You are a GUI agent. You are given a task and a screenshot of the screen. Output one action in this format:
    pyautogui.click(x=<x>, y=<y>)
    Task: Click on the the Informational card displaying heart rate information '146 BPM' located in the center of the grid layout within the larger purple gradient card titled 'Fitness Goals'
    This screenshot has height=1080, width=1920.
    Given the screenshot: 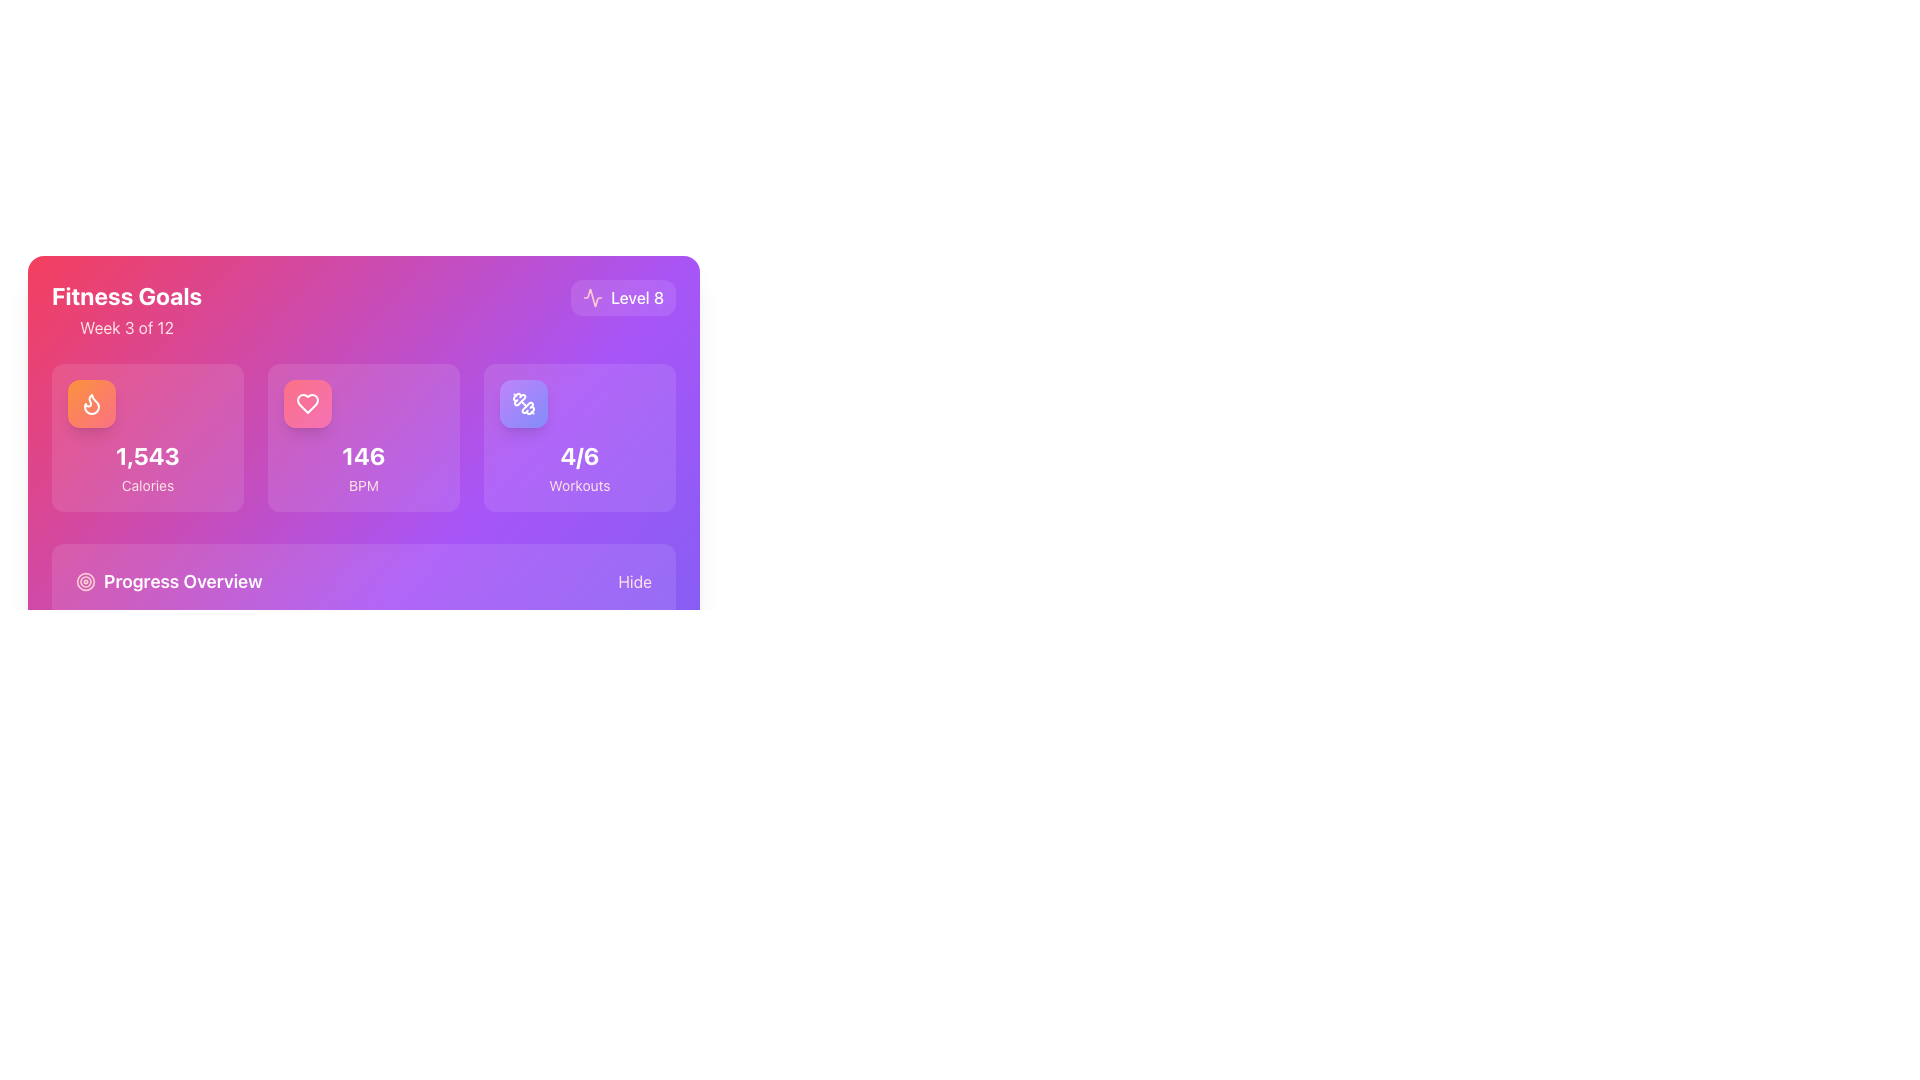 What is the action you would take?
    pyautogui.click(x=364, y=437)
    